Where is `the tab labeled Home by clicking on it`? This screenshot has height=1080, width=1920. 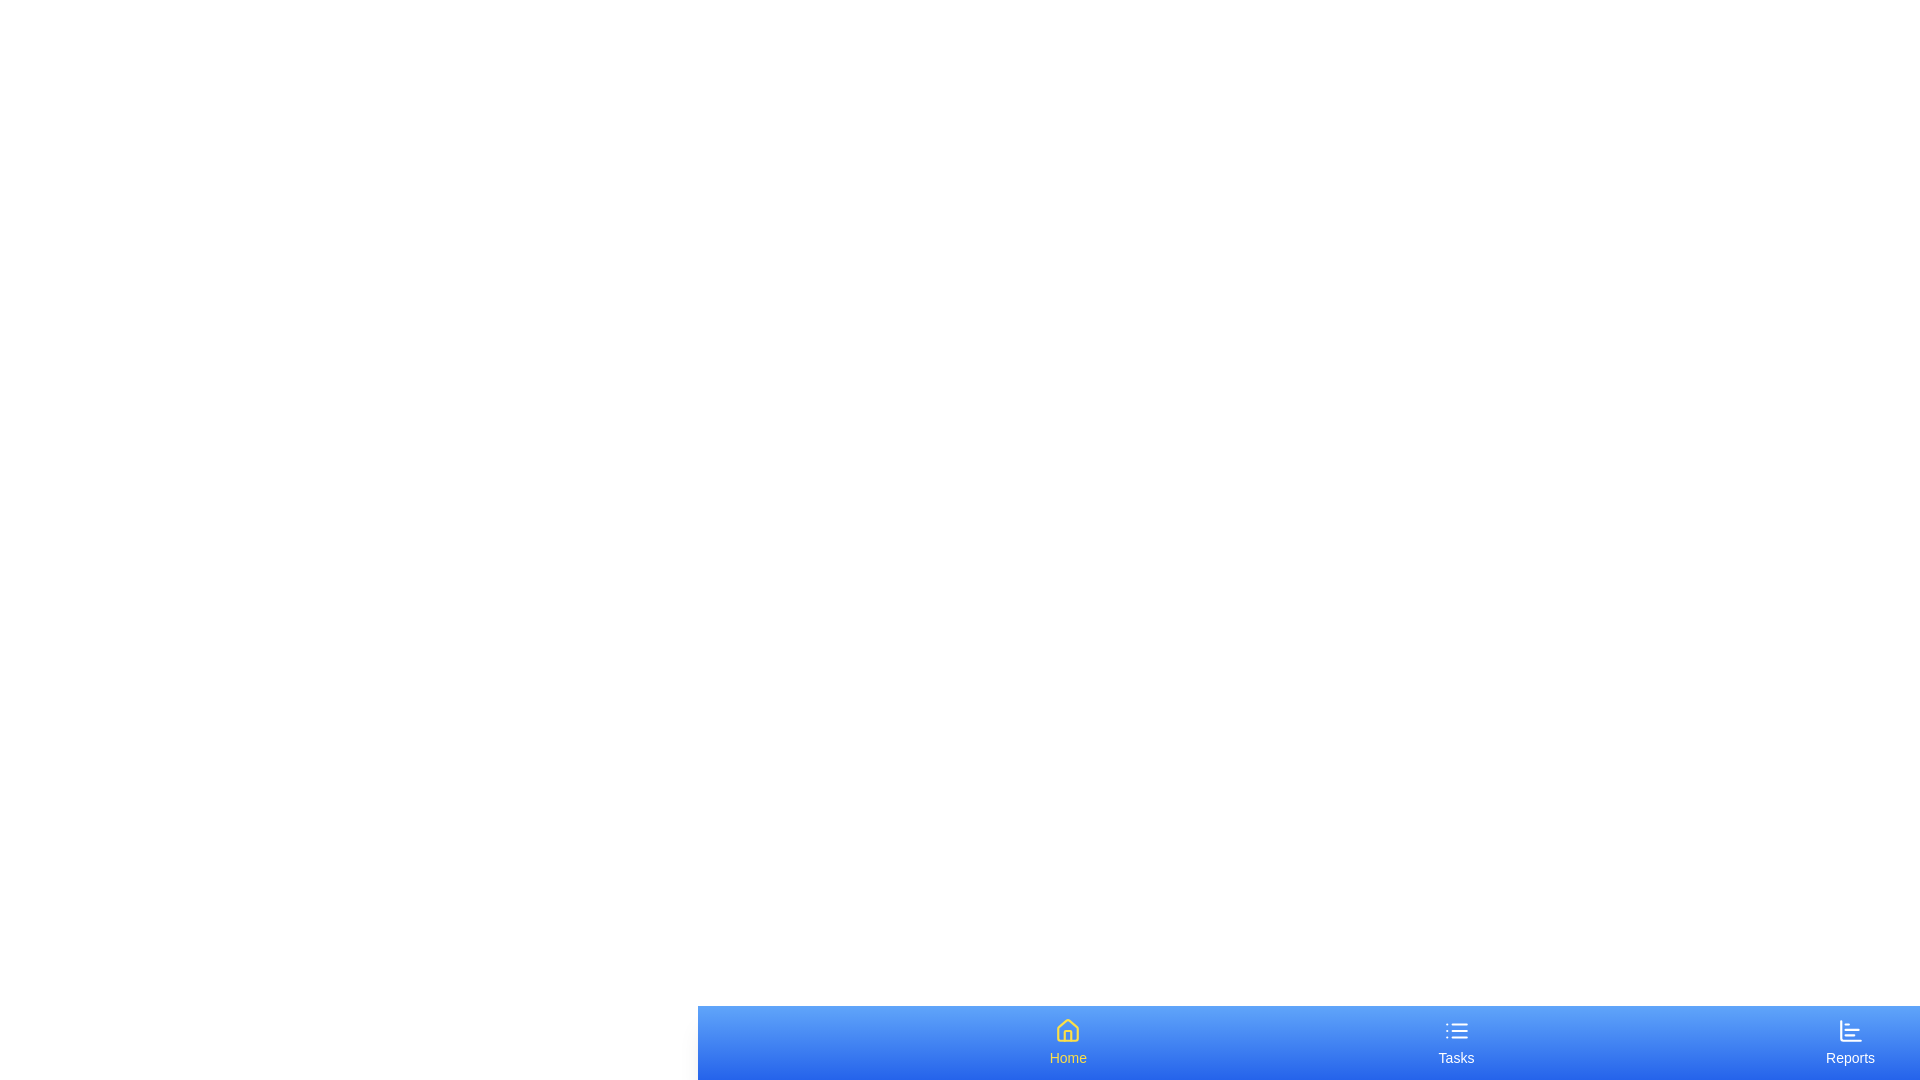 the tab labeled Home by clicking on it is located at coordinates (1067, 1041).